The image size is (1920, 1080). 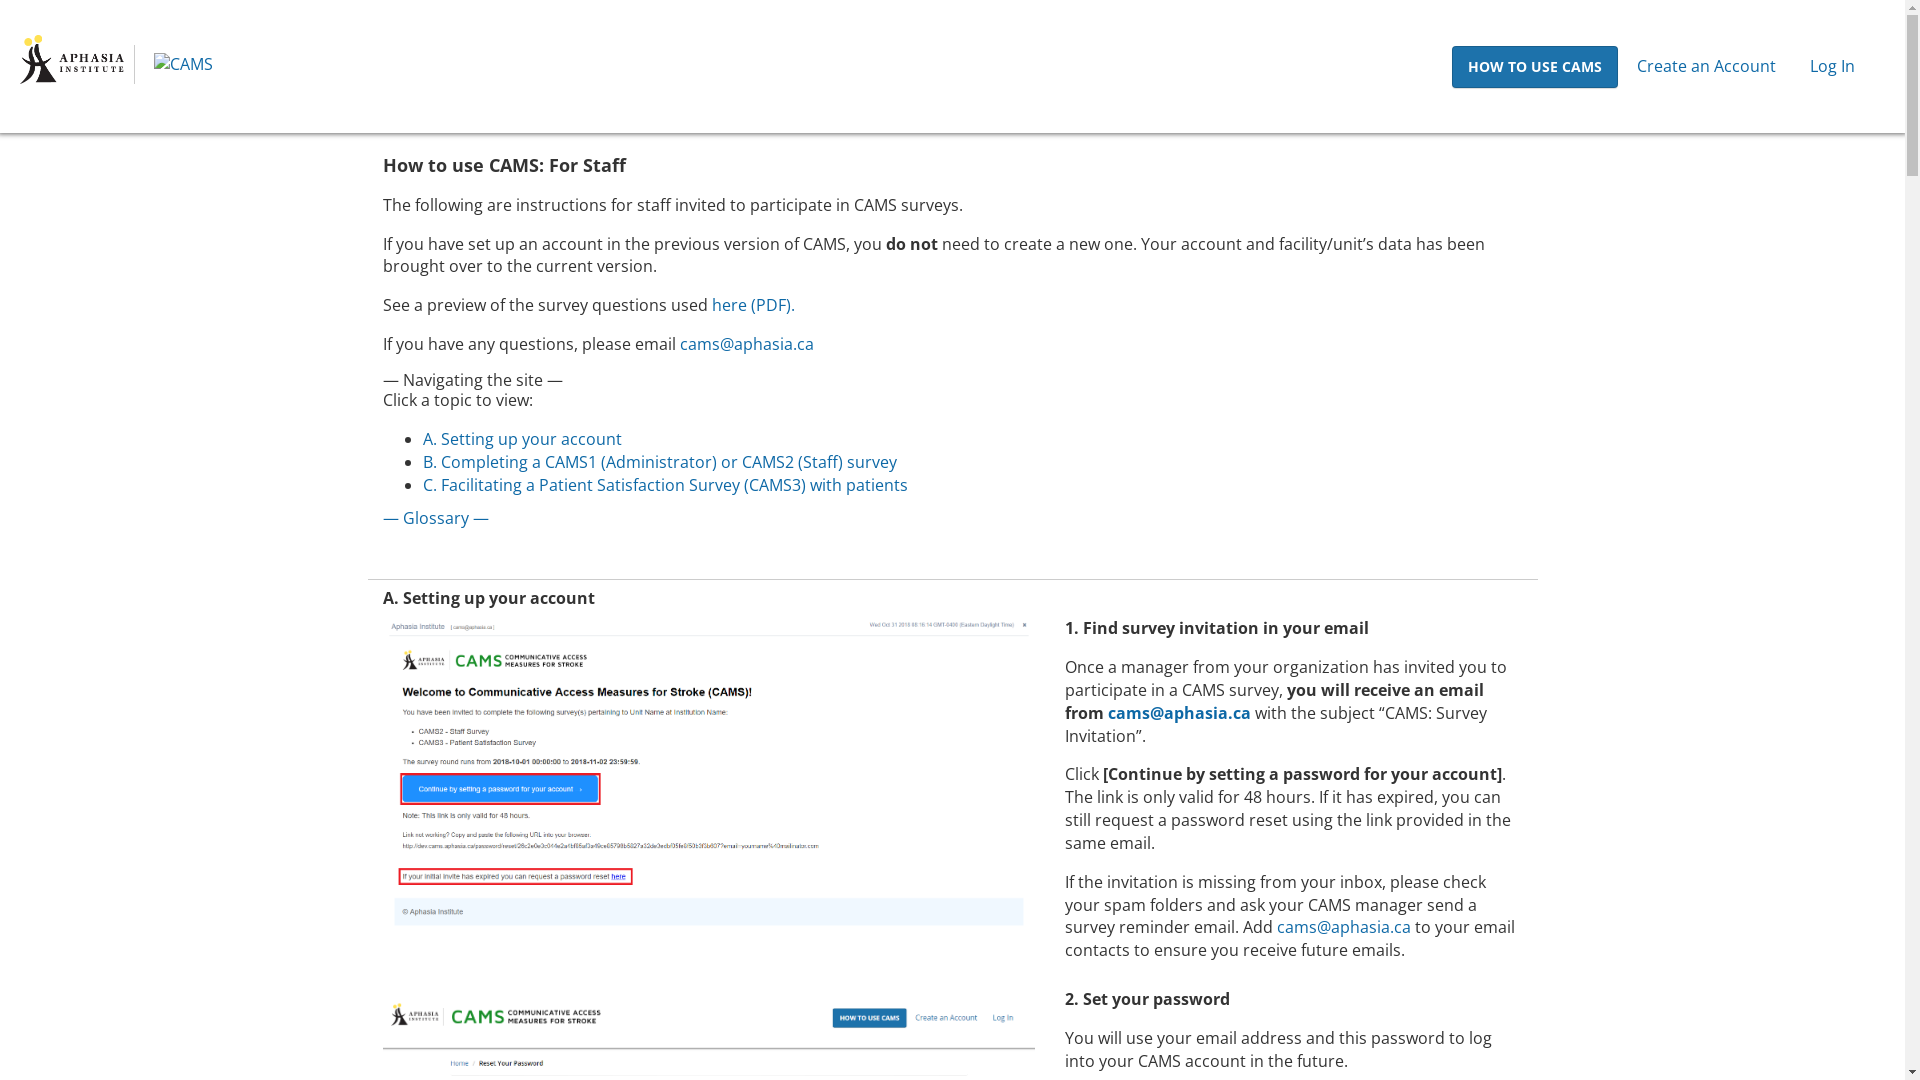 I want to click on 'HOW TO USE CAMS', so click(x=1534, y=65).